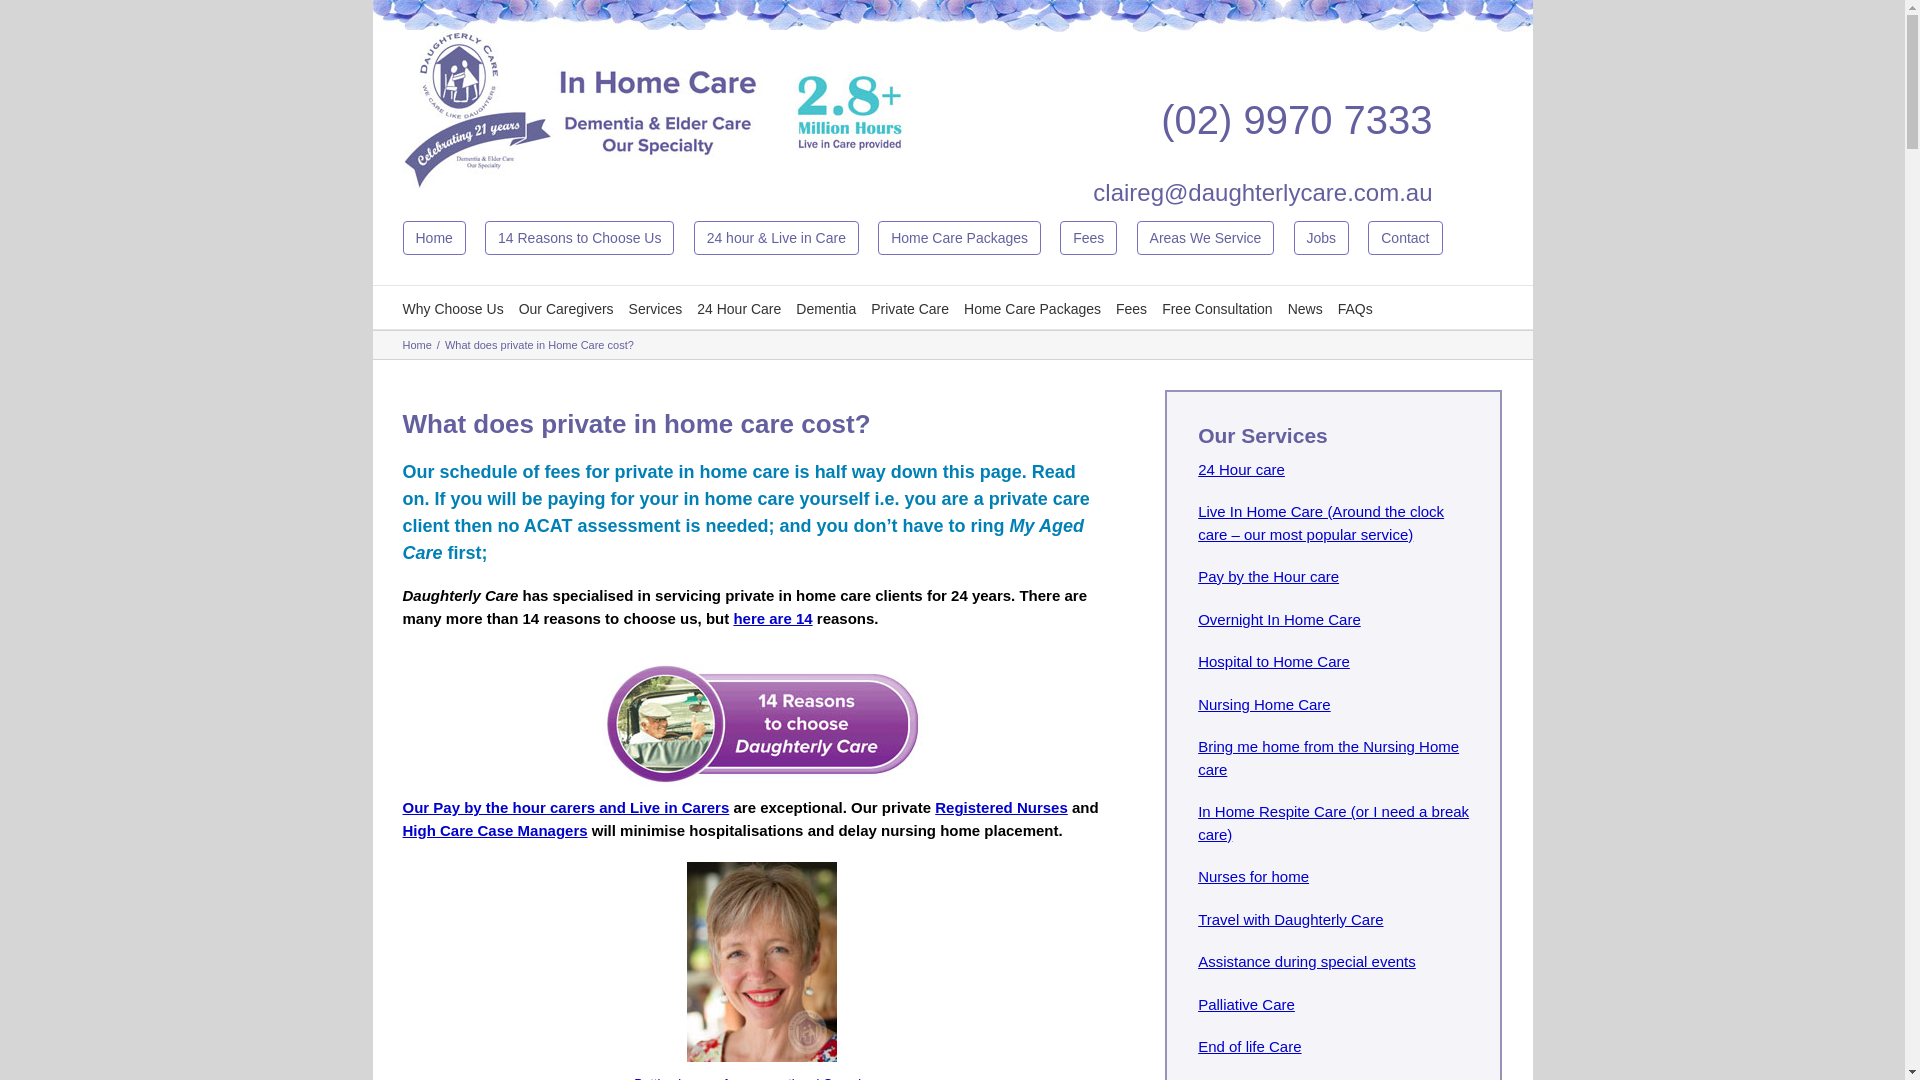 Image resolution: width=1920 pixels, height=1080 pixels. What do you see at coordinates (1404, 237) in the screenshot?
I see `'Contact'` at bounding box center [1404, 237].